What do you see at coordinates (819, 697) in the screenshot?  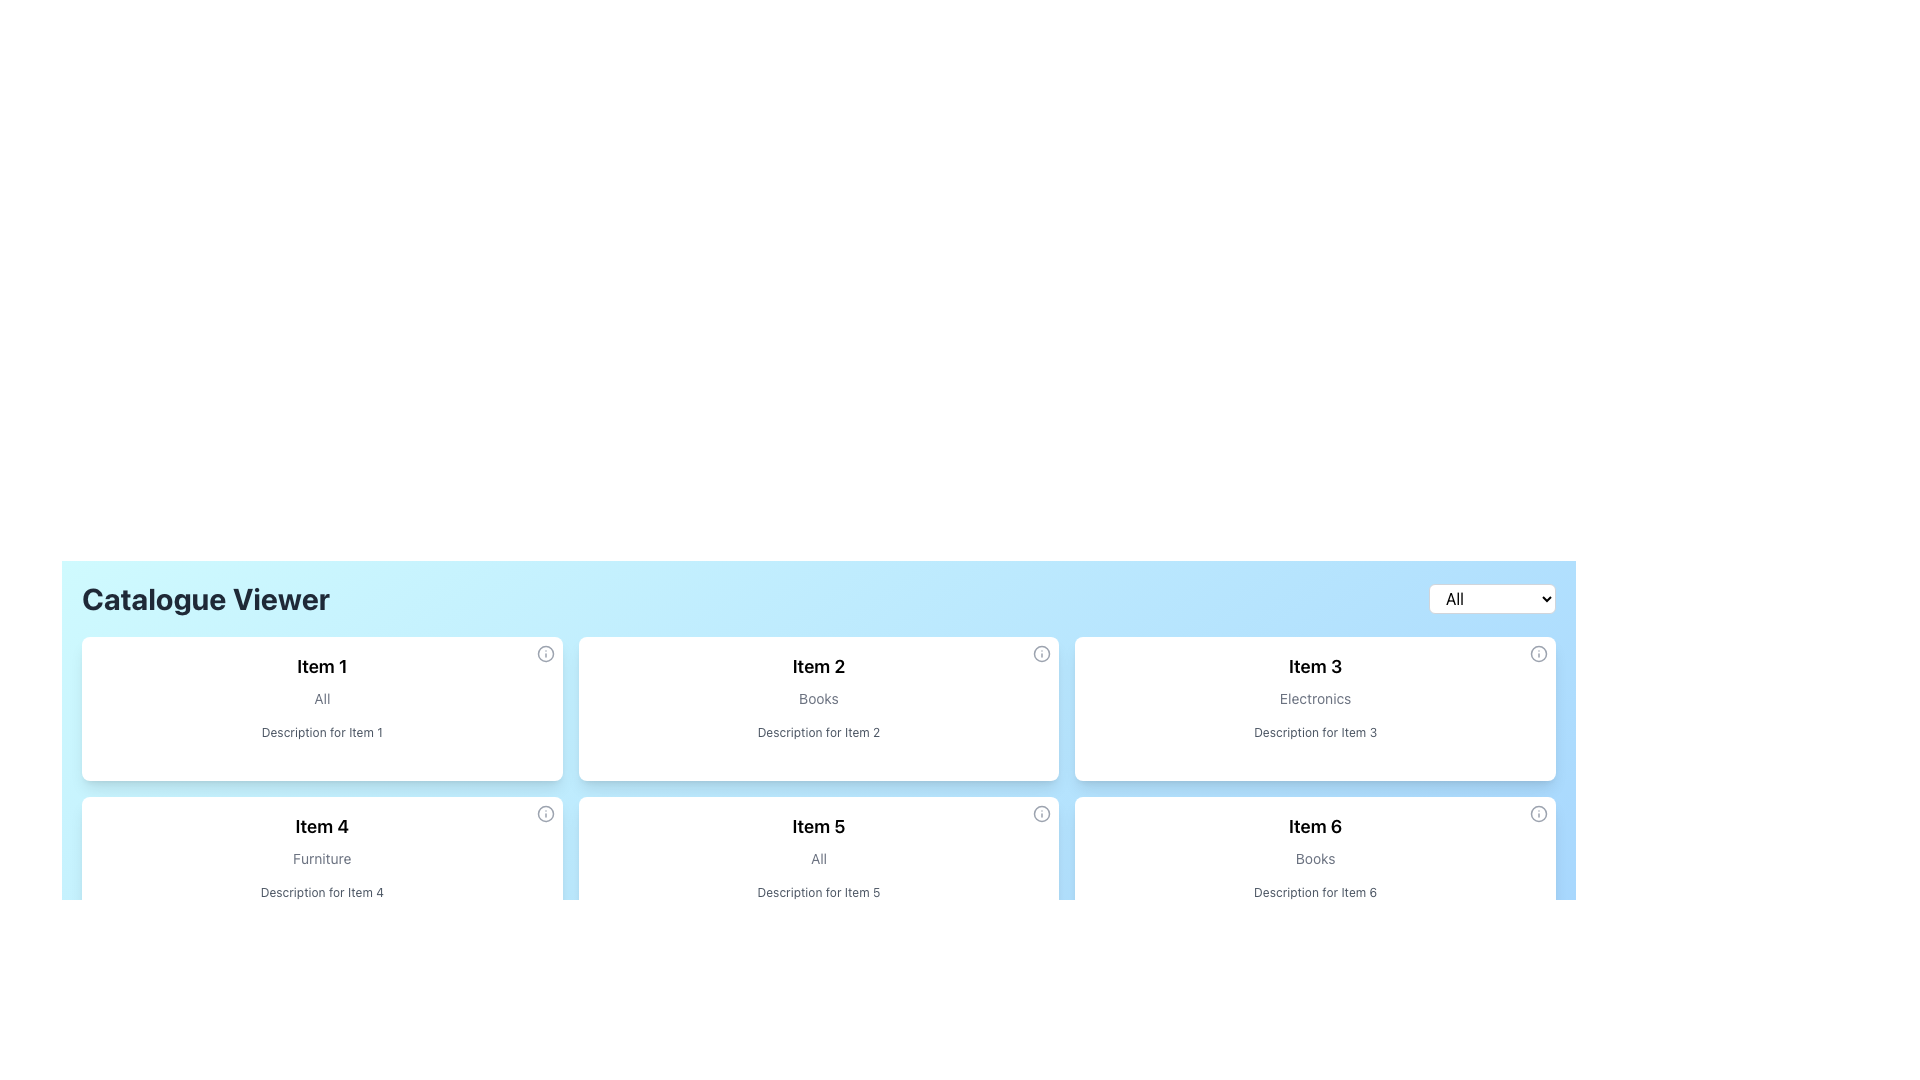 I see `the text label 'Books' which is styled in gray and located within the card labeled 'Item 2'` at bounding box center [819, 697].